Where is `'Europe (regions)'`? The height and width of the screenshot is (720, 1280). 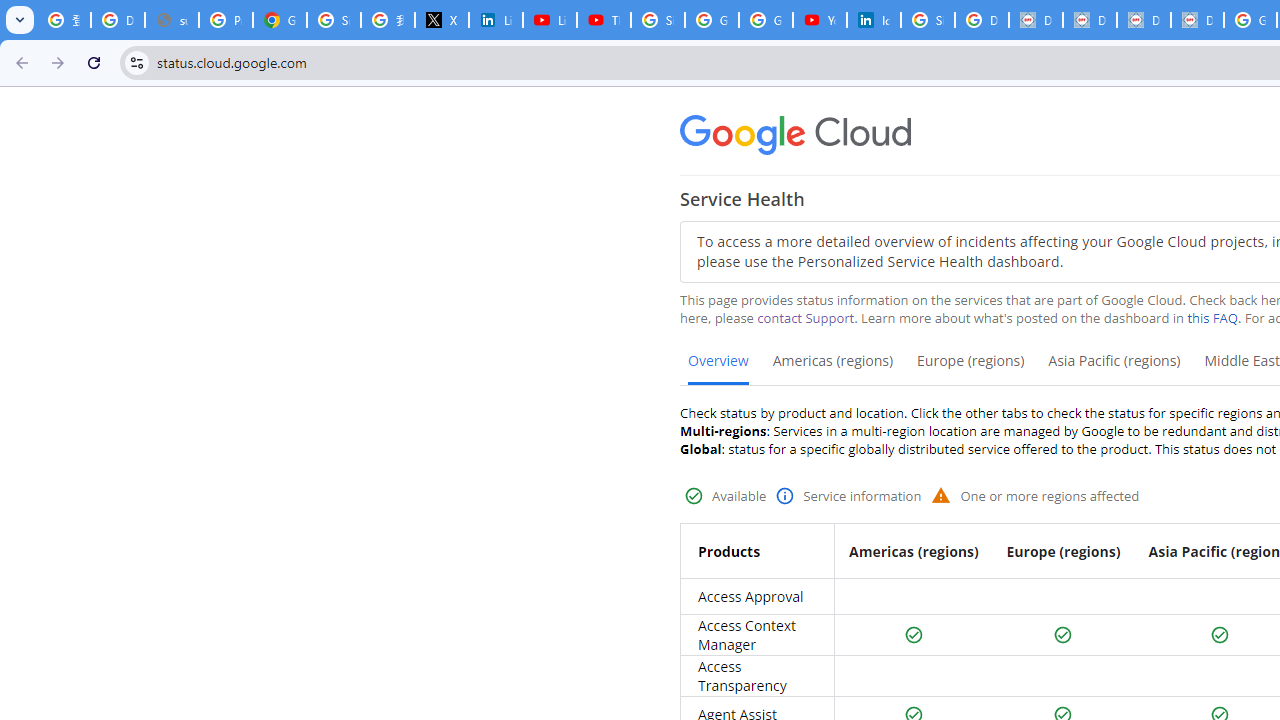 'Europe (regions)' is located at coordinates (970, 368).